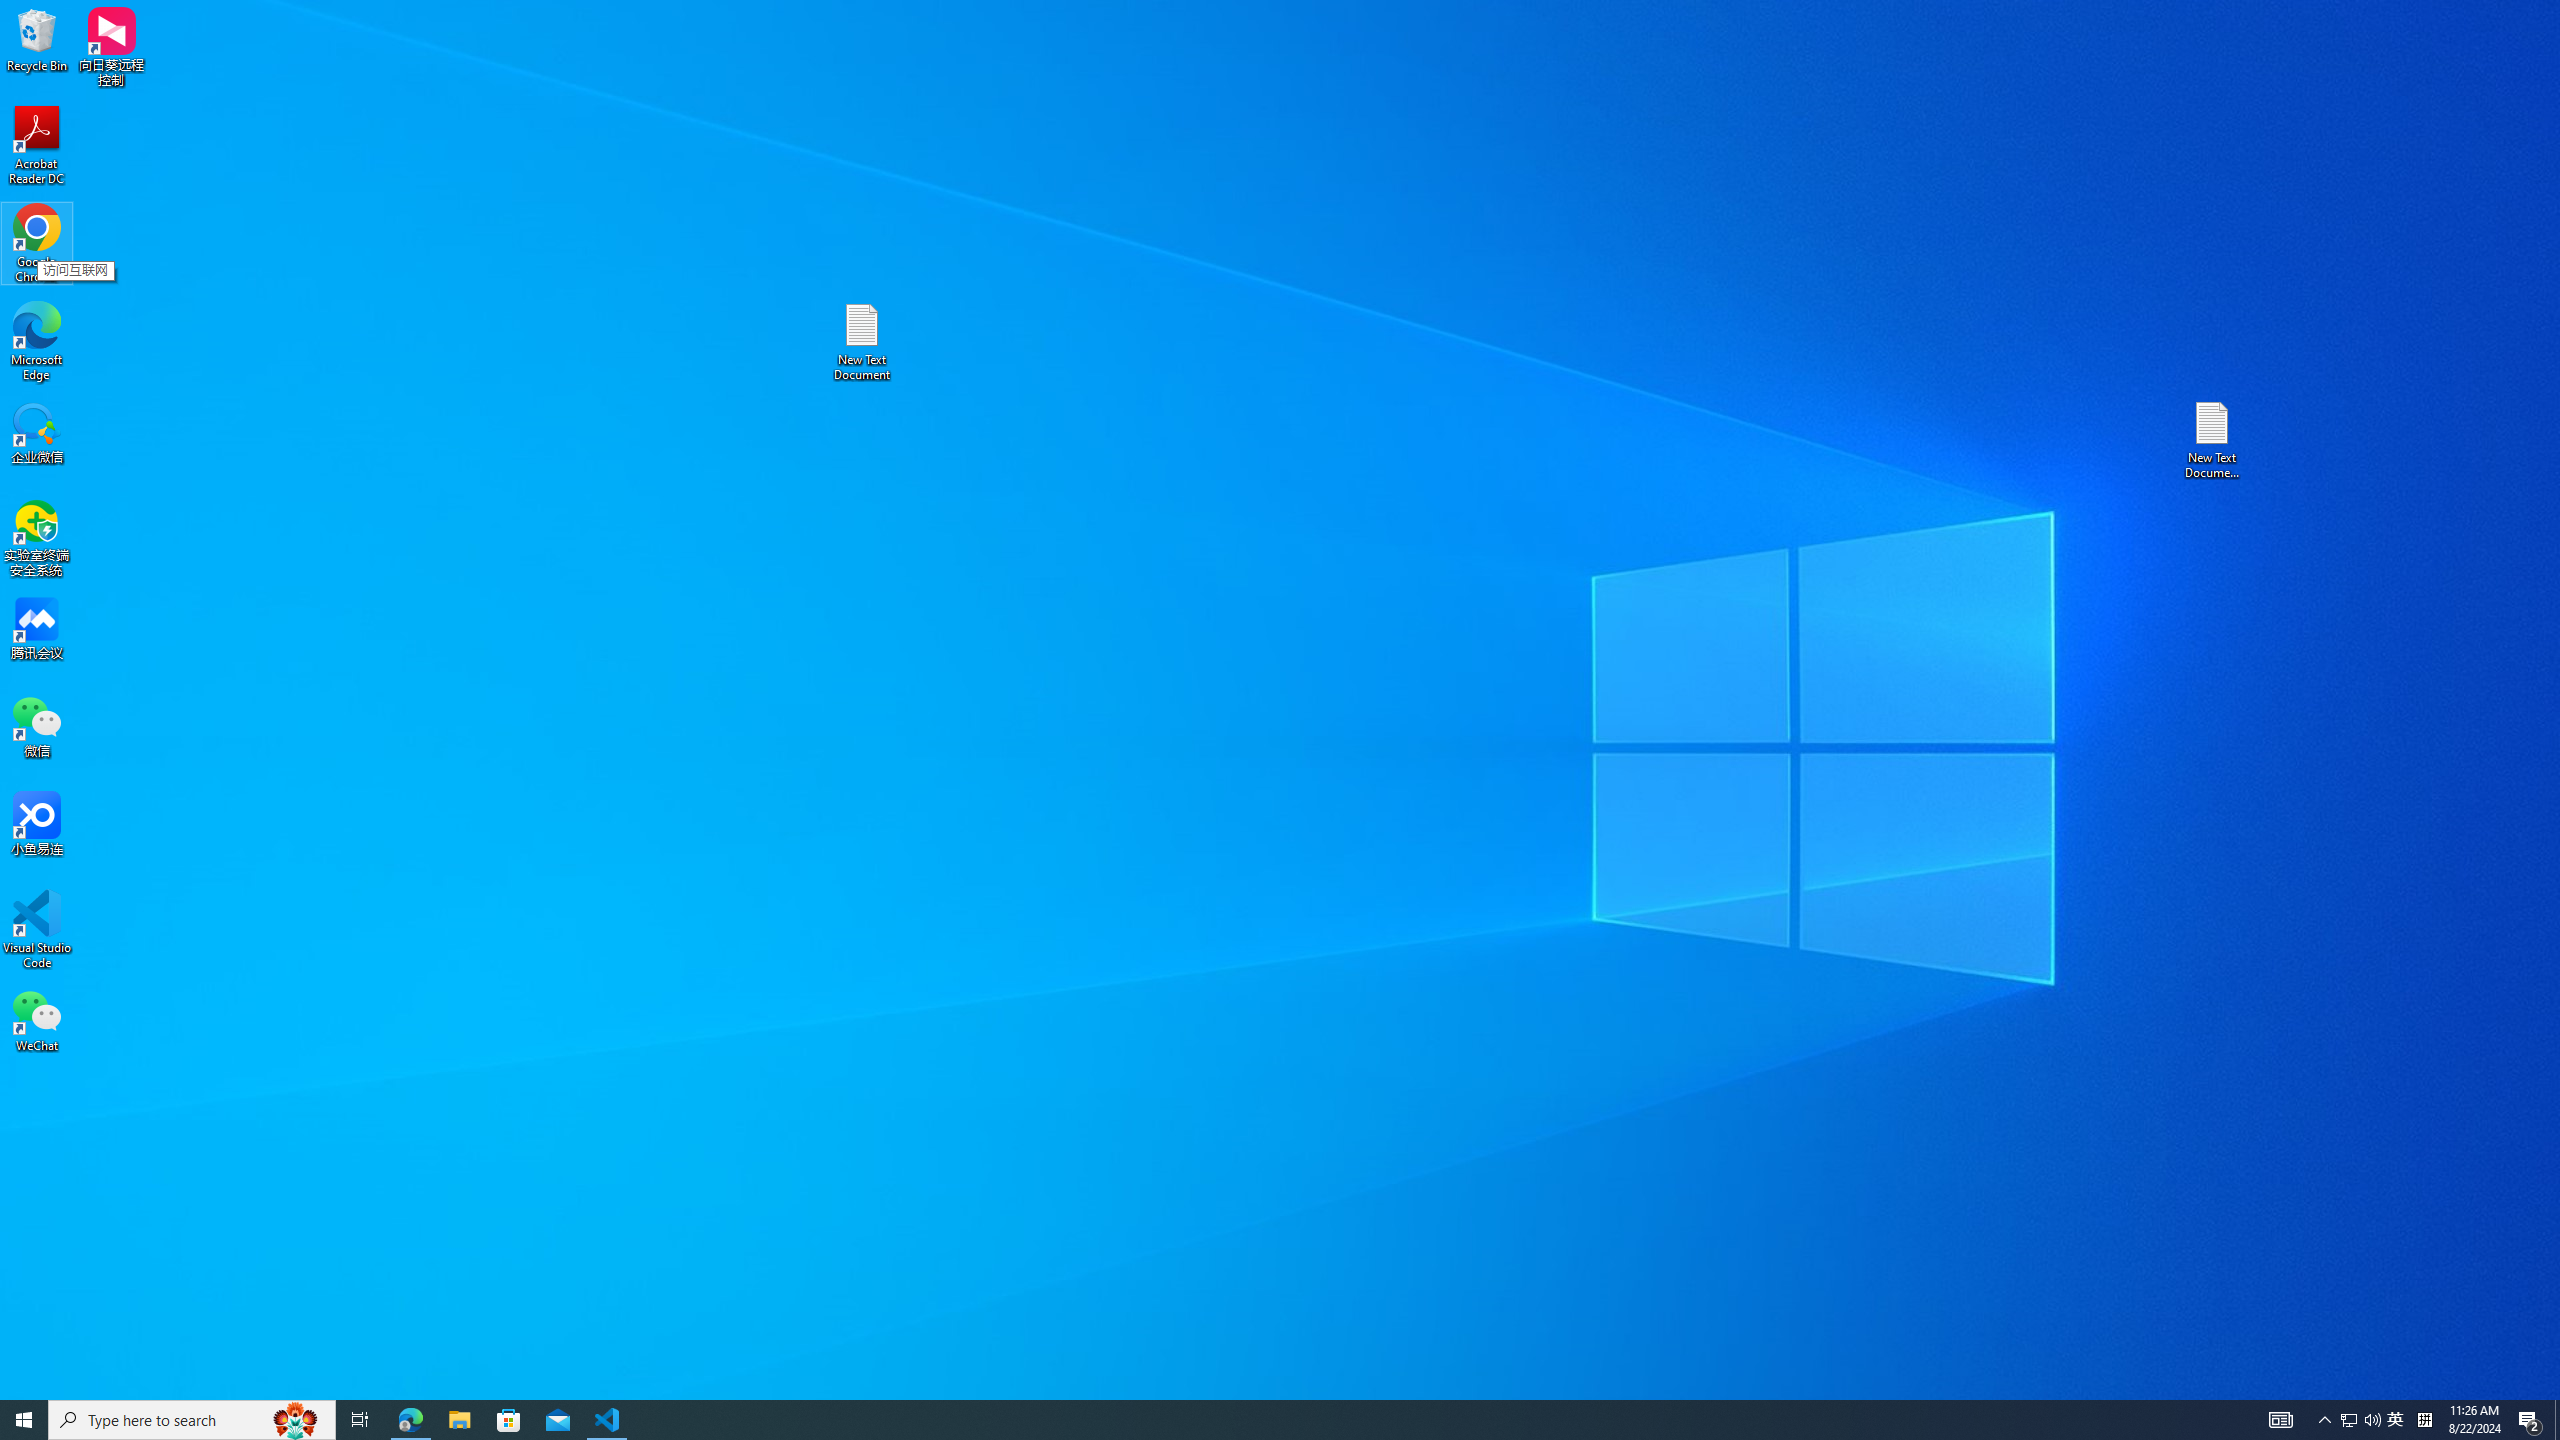 This screenshot has width=2560, height=1440. I want to click on 'Q2790: 100%', so click(2372, 1418).